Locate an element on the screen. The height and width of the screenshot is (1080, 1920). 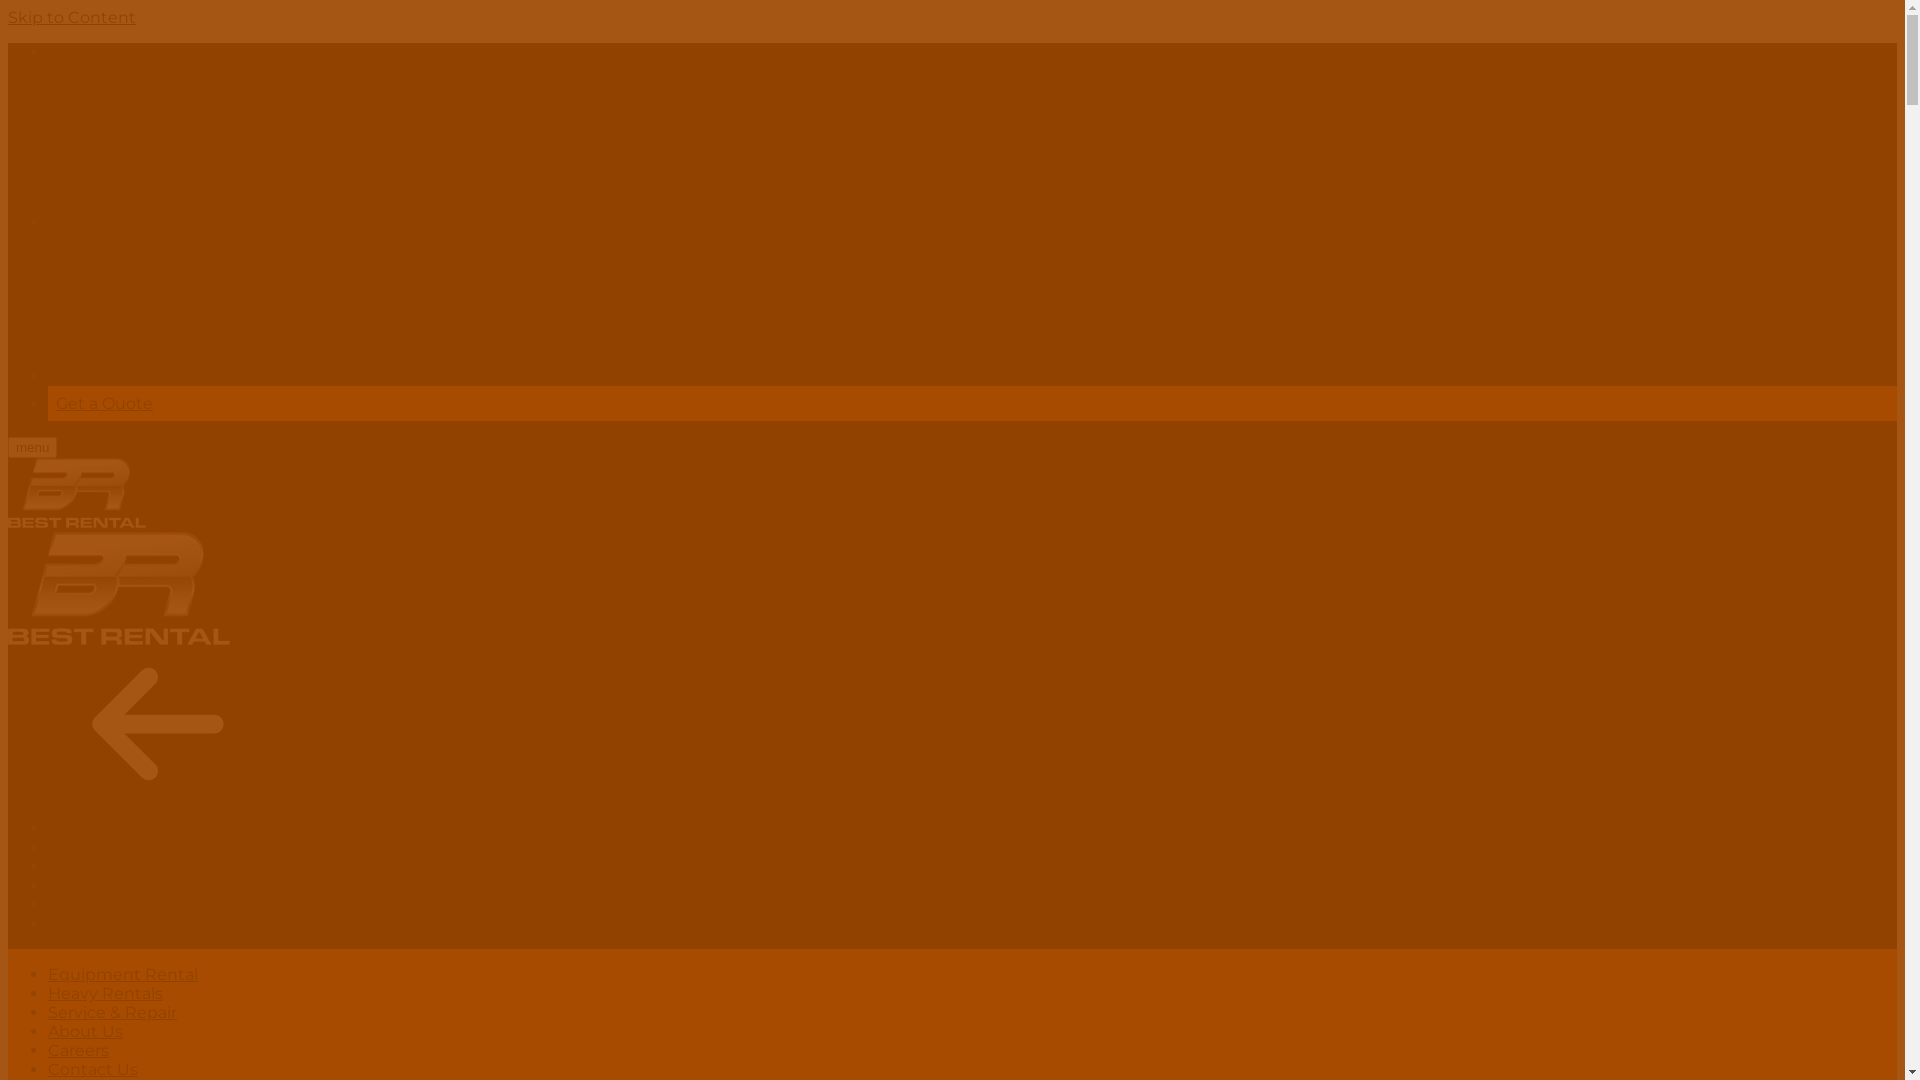
'Contact Us' is located at coordinates (91, 1068).